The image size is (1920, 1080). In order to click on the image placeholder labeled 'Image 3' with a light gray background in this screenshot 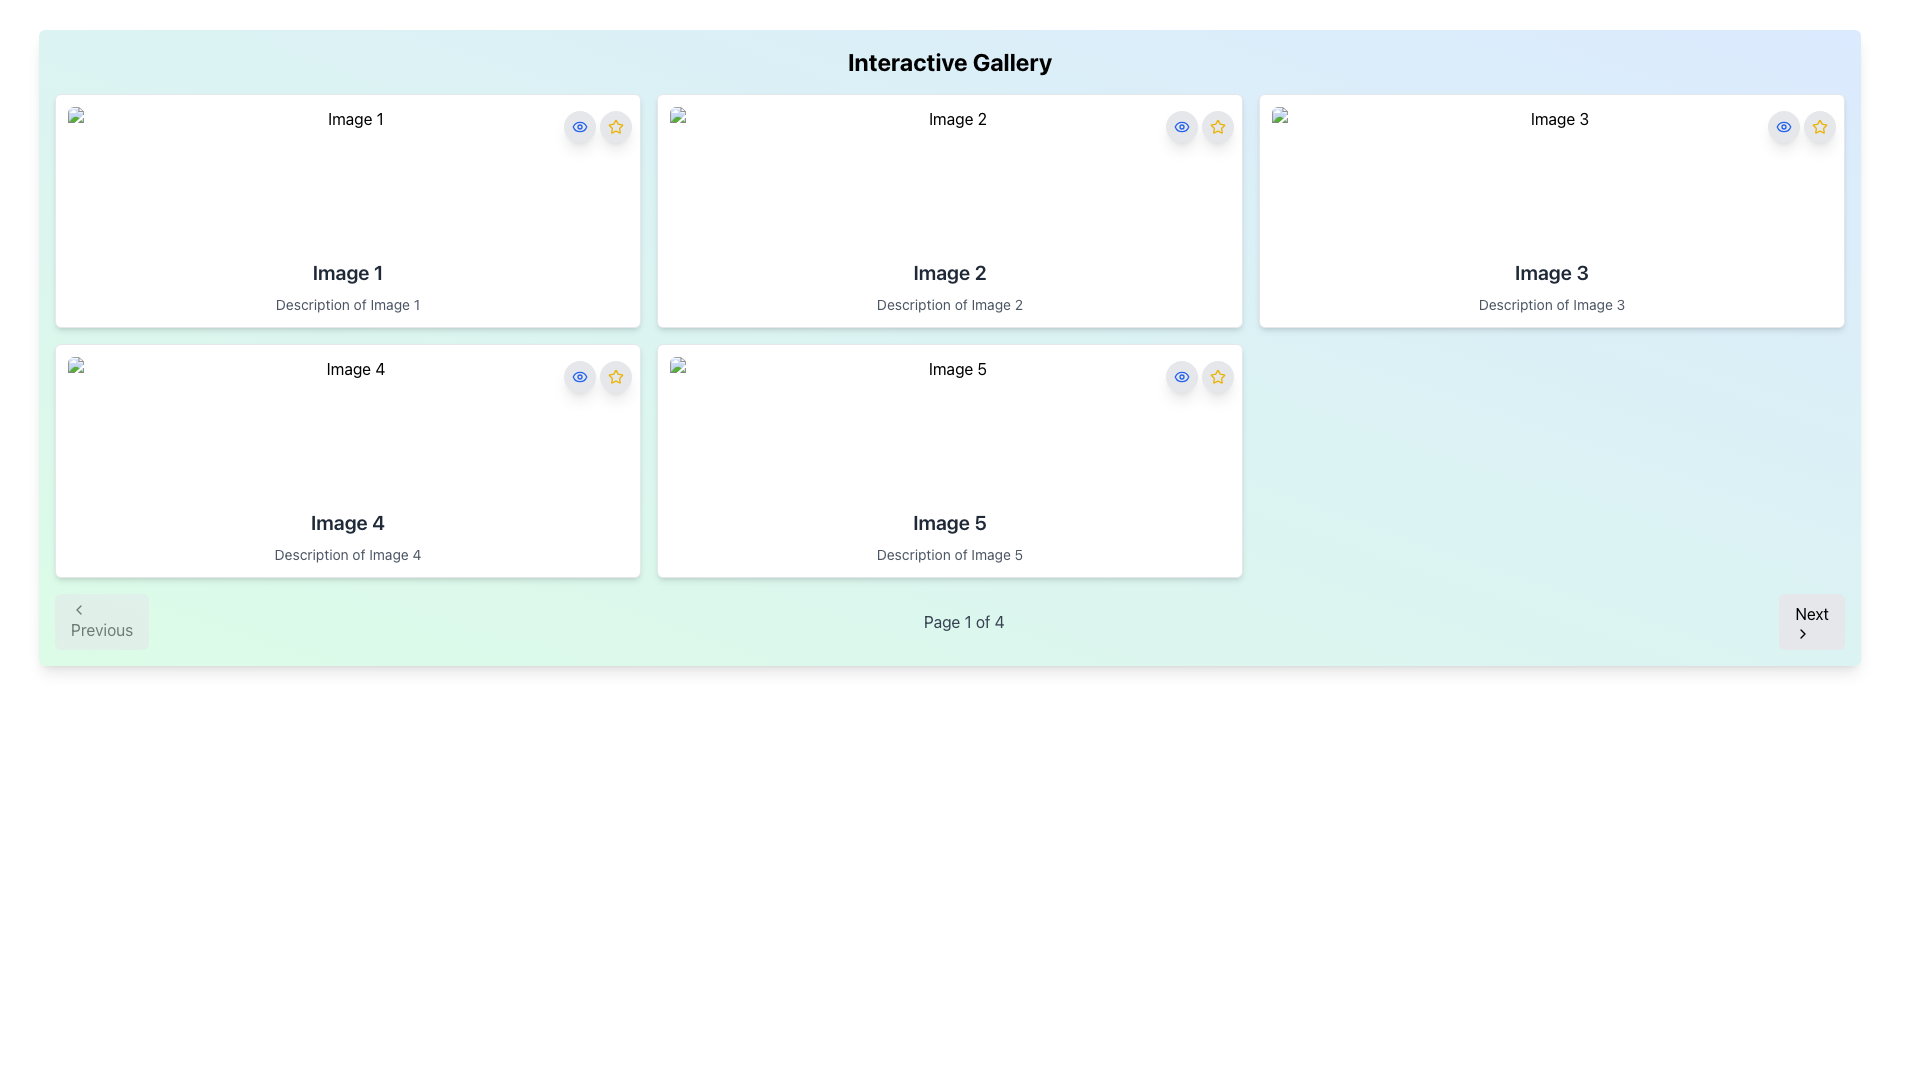, I will do `click(1550, 177)`.